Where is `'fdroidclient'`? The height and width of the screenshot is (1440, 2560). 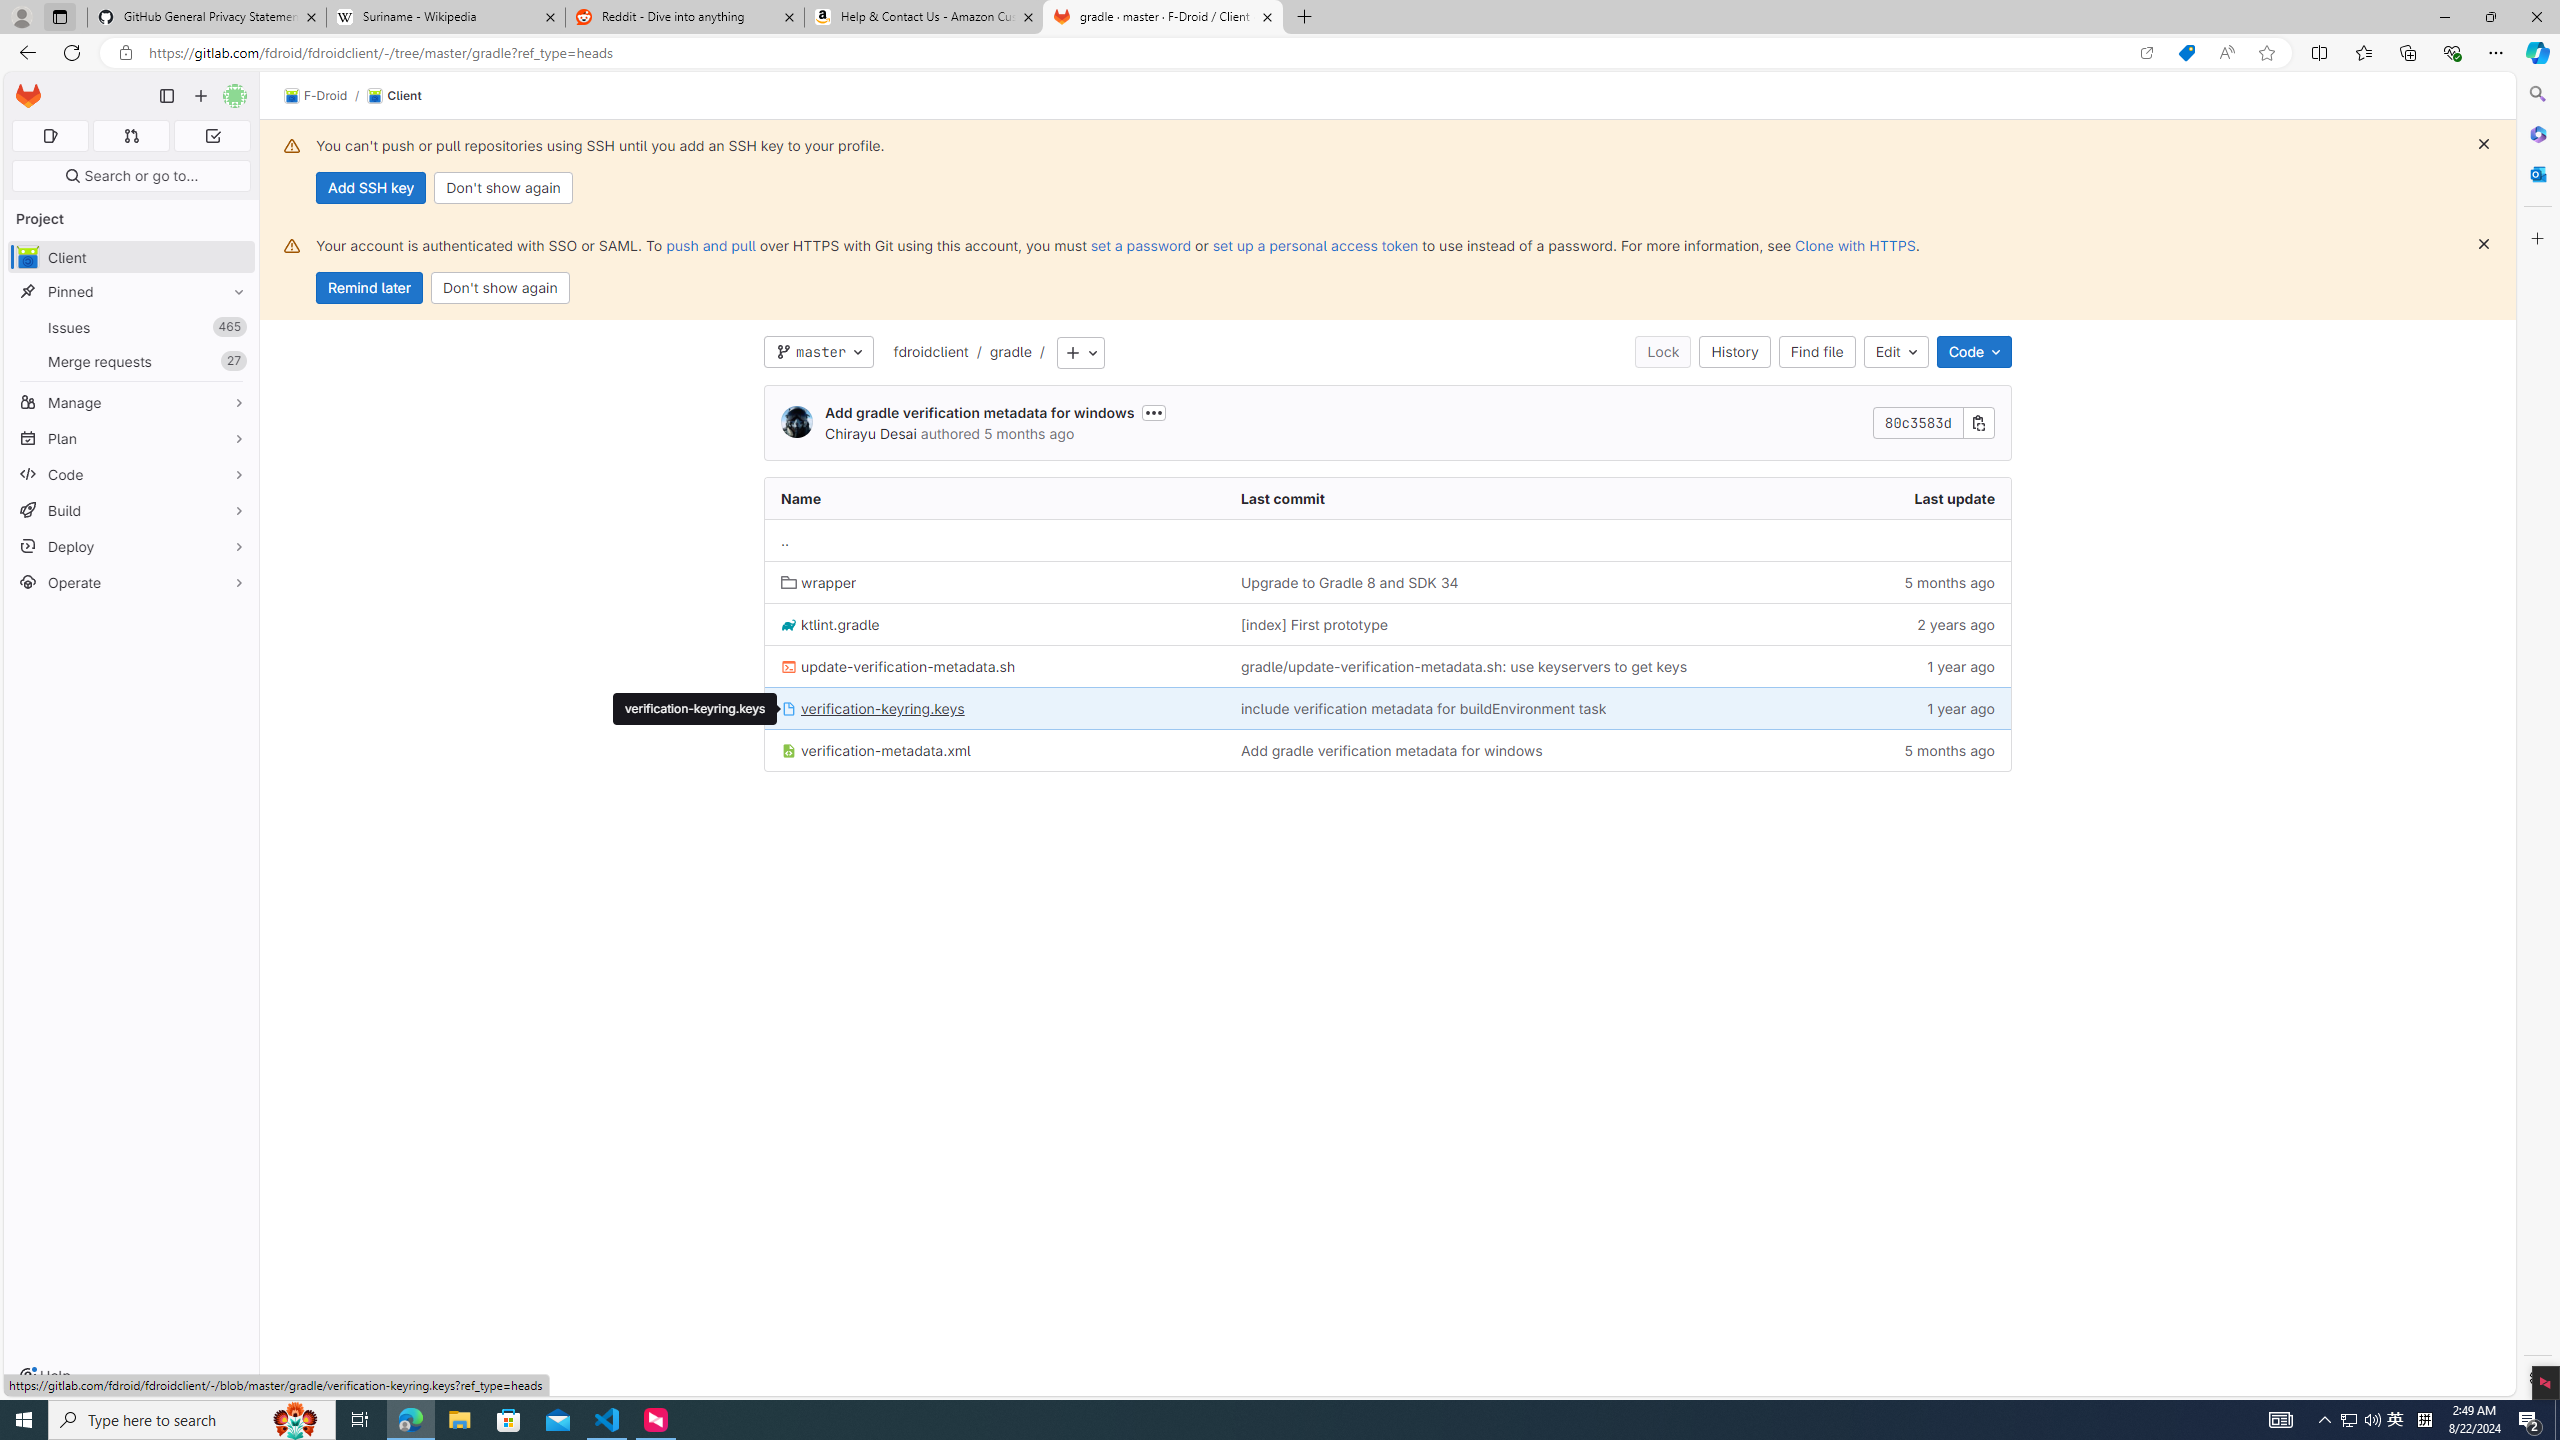
'fdroidclient' is located at coordinates (930, 351).